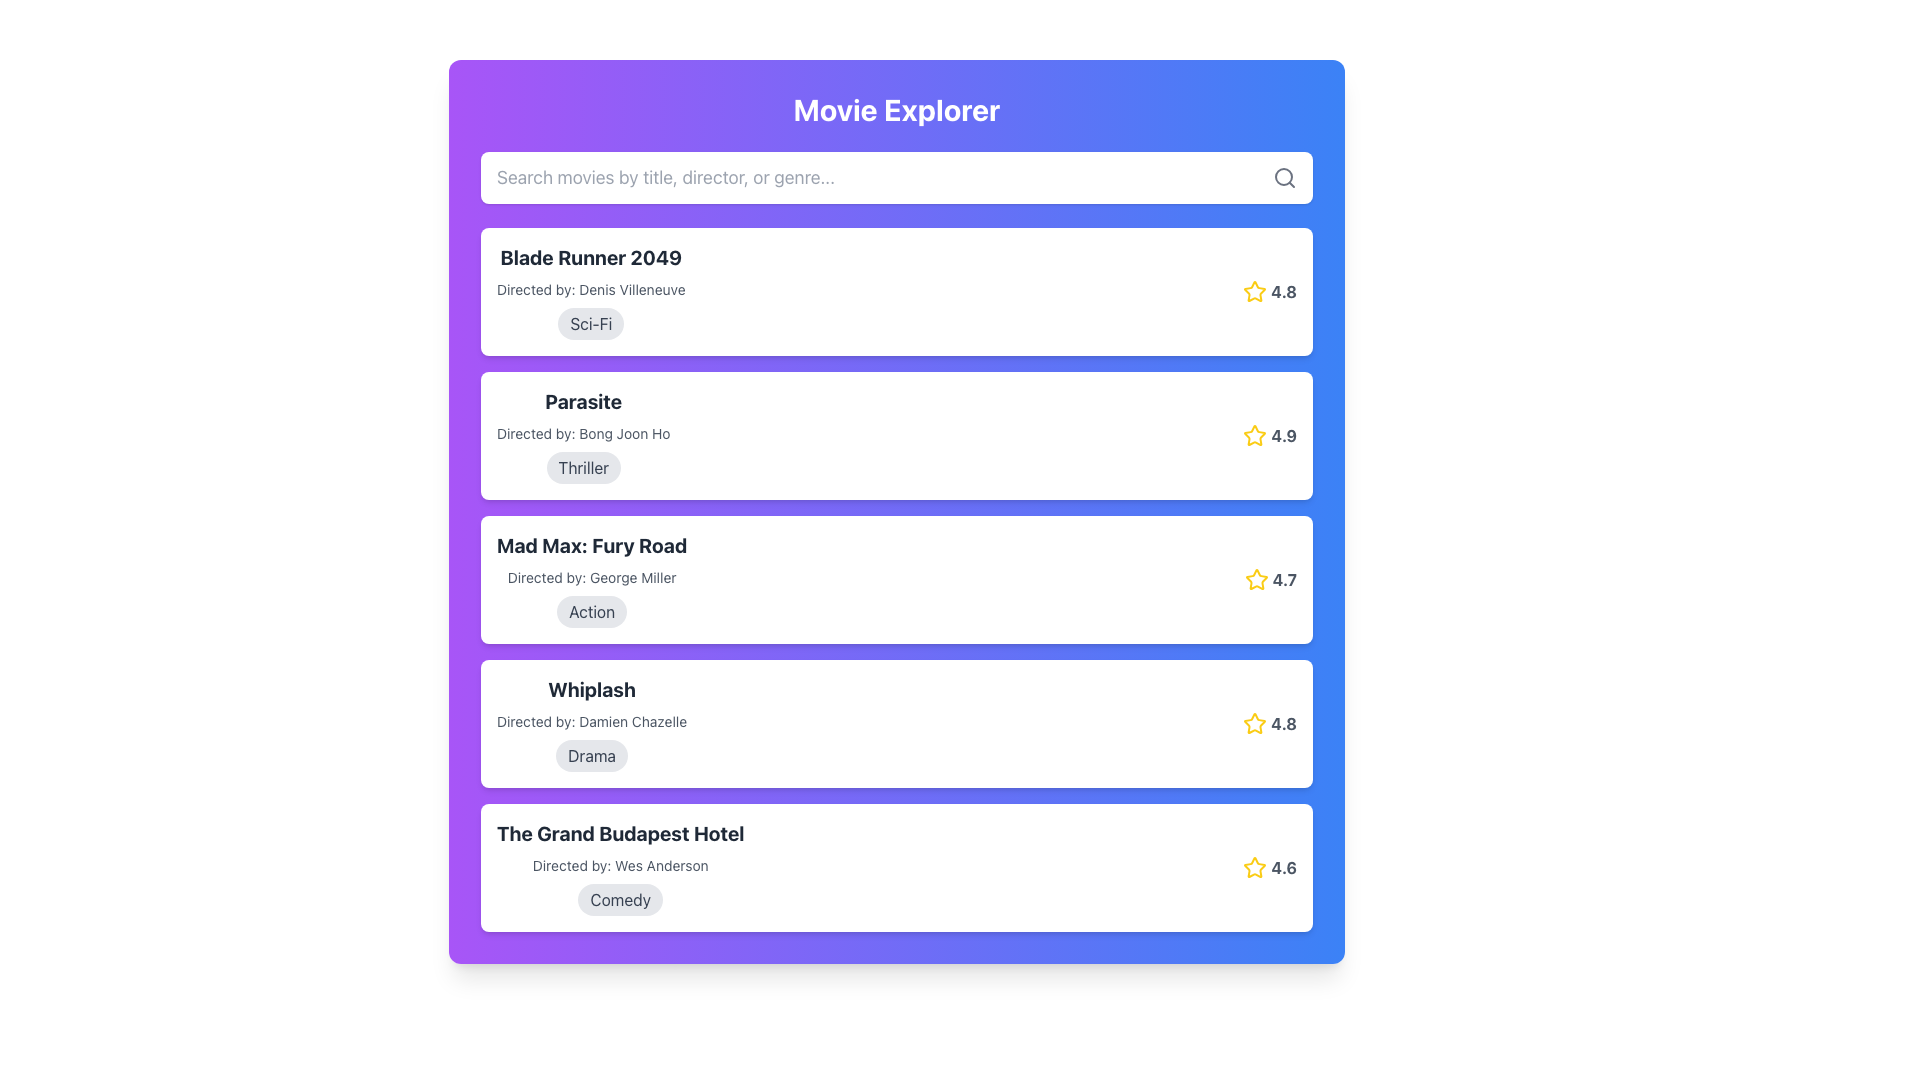 This screenshot has width=1920, height=1080. Describe the element at coordinates (591, 611) in the screenshot. I see `the pill-shaped label displaying the text 'Action' in bold, dark gray font, located near the bottom of the block containing the title 'Mad Max: Fury Road'` at that location.